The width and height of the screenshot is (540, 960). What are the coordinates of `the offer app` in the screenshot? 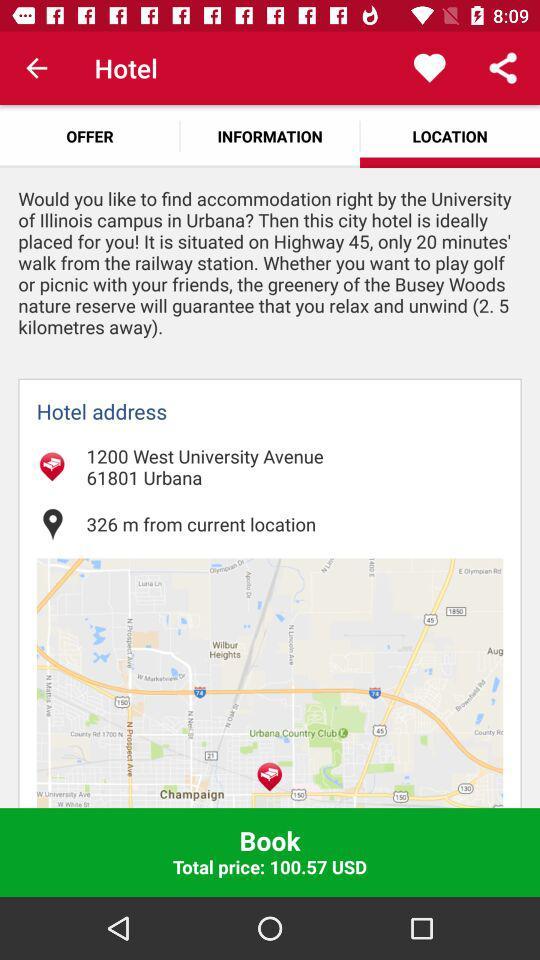 It's located at (89, 135).